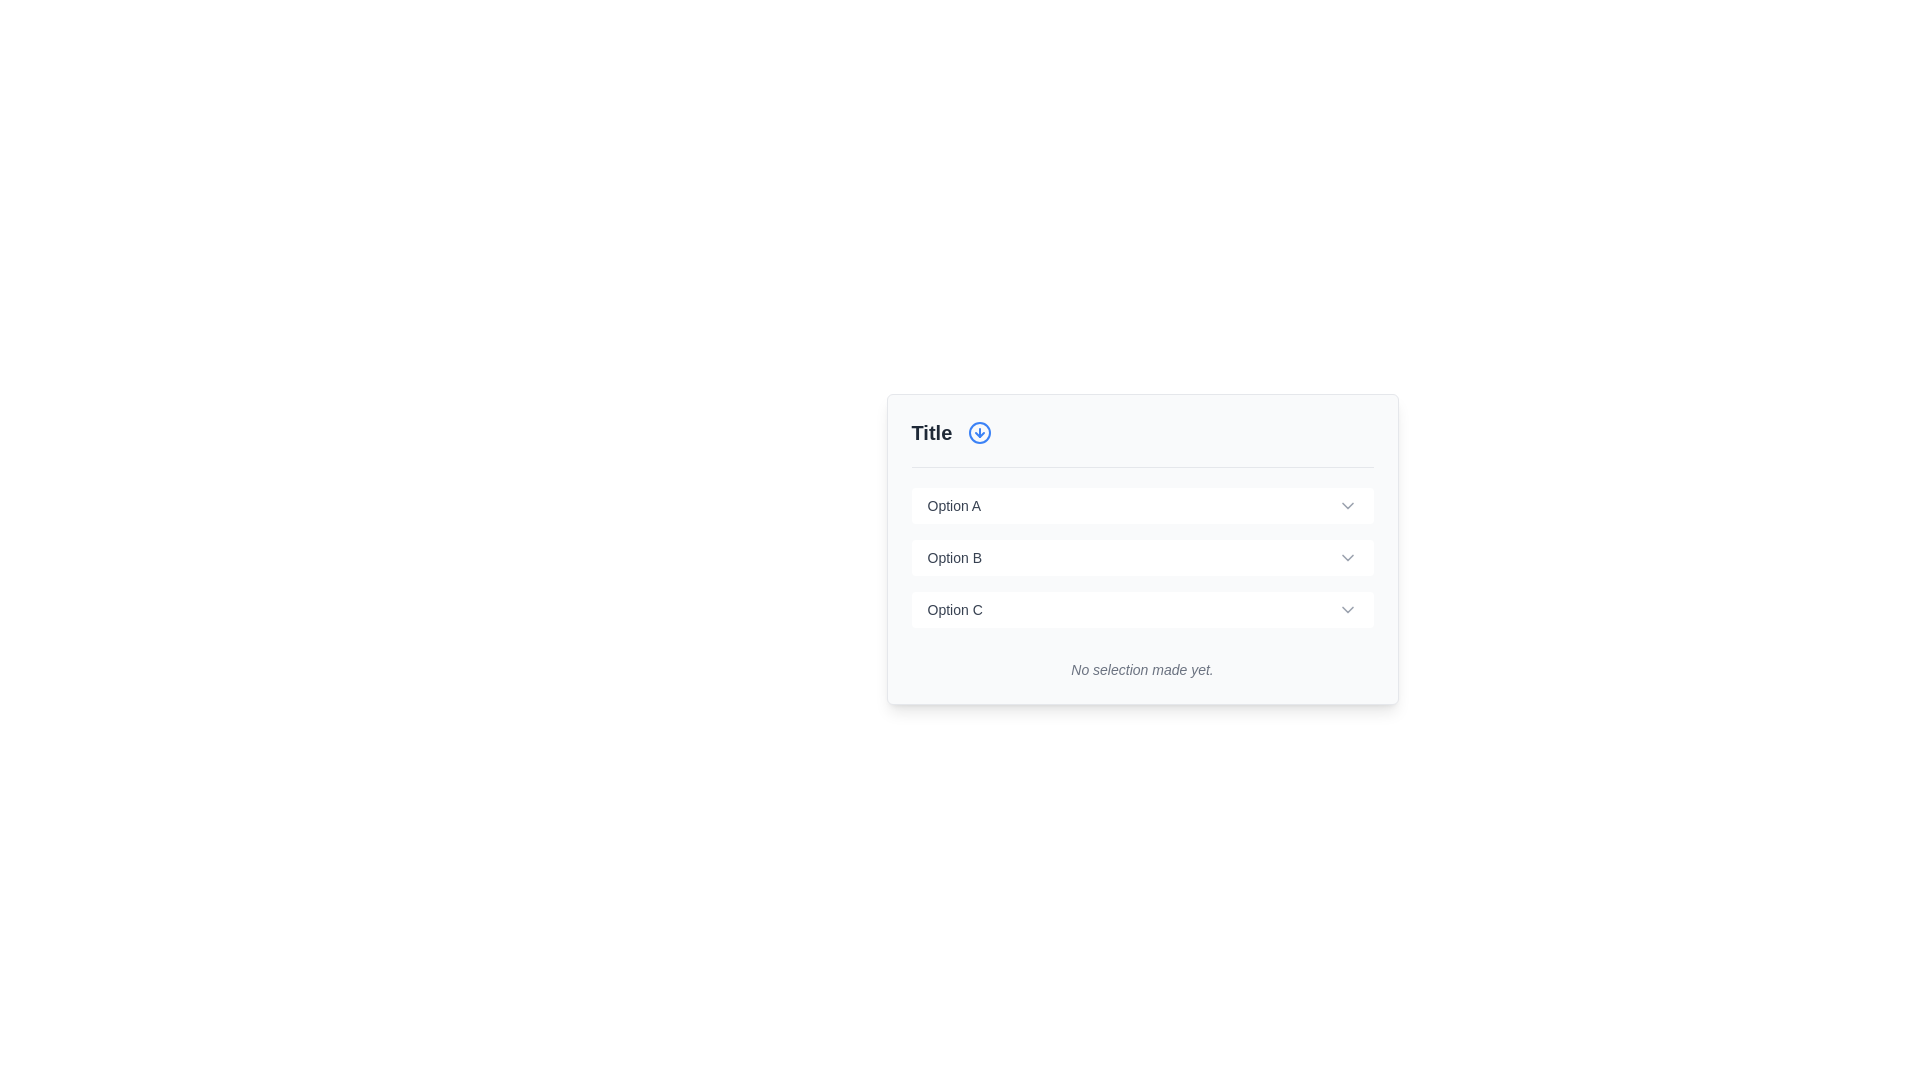  I want to click on text of the label displaying 'Option C', which is located in the lower part of the menu list, just below 'Option B', so click(954, 608).